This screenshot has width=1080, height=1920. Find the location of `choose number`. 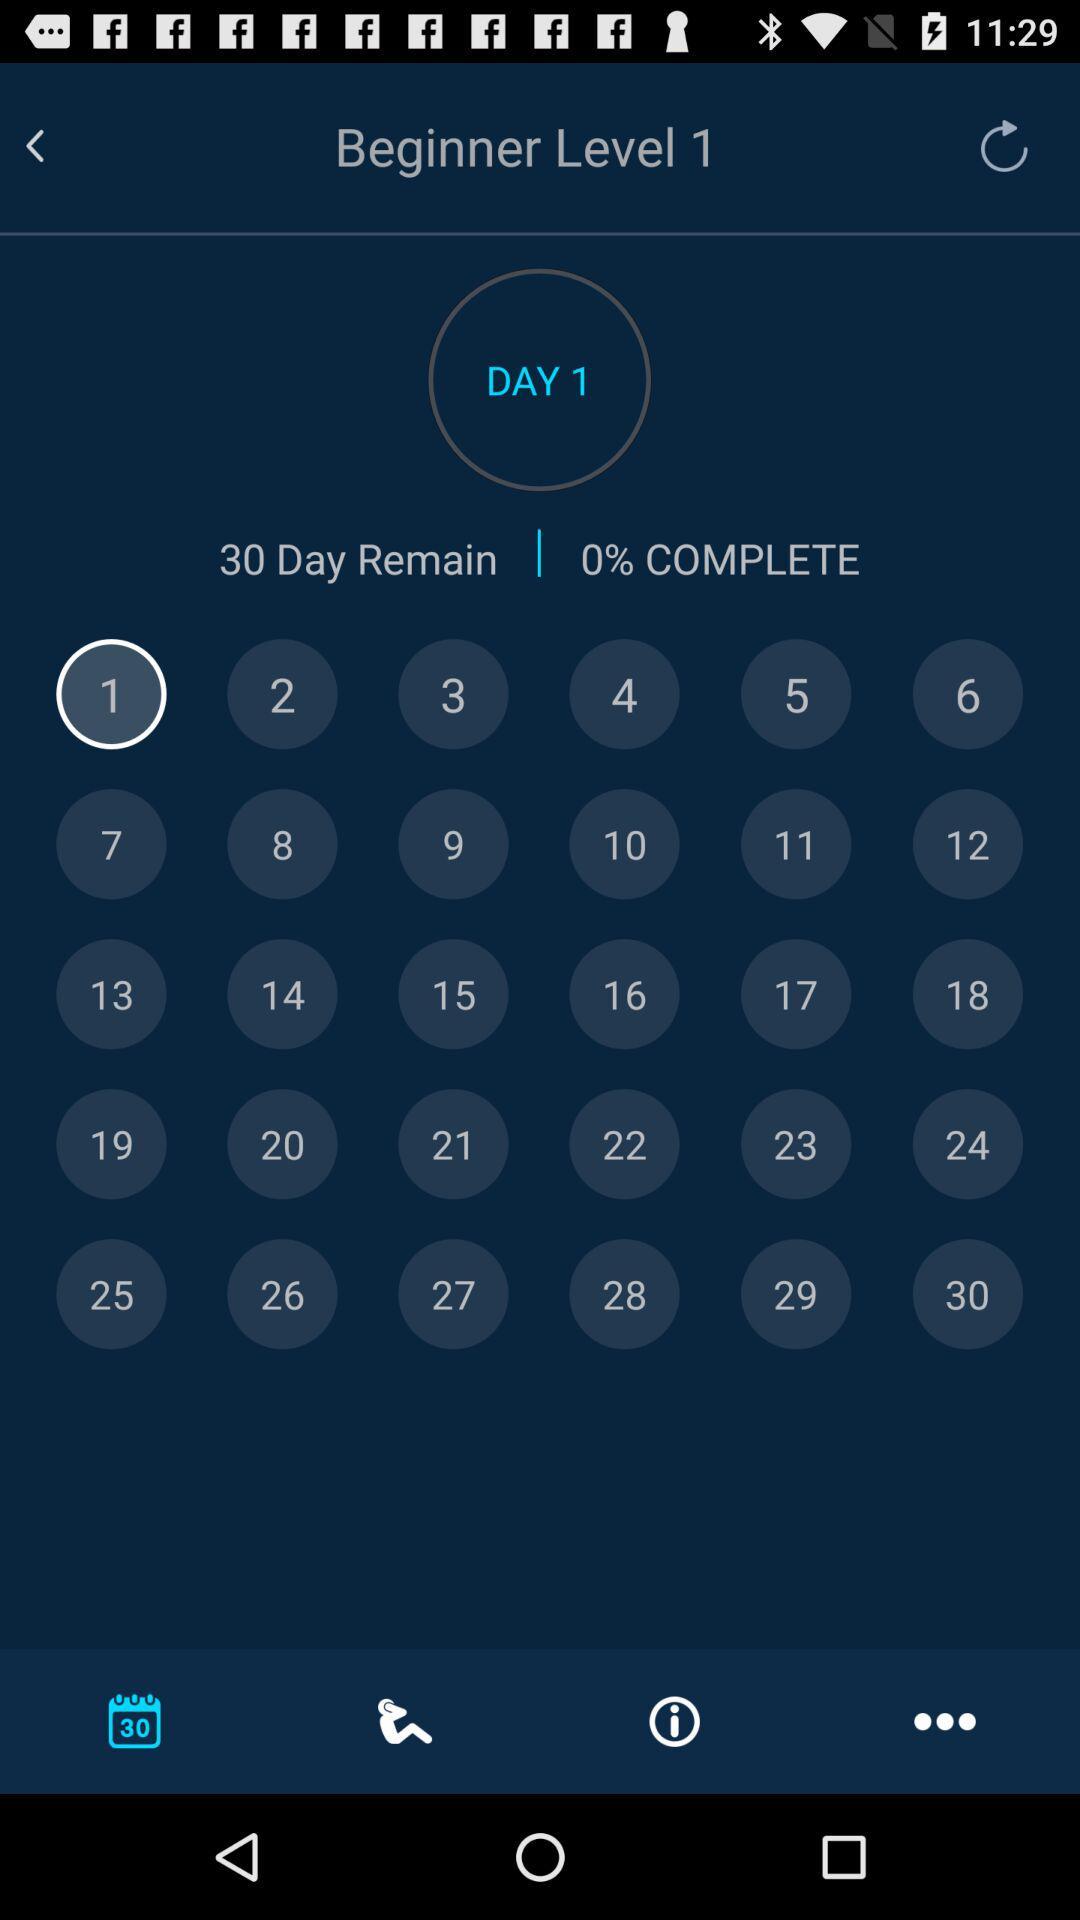

choose number is located at coordinates (453, 1144).